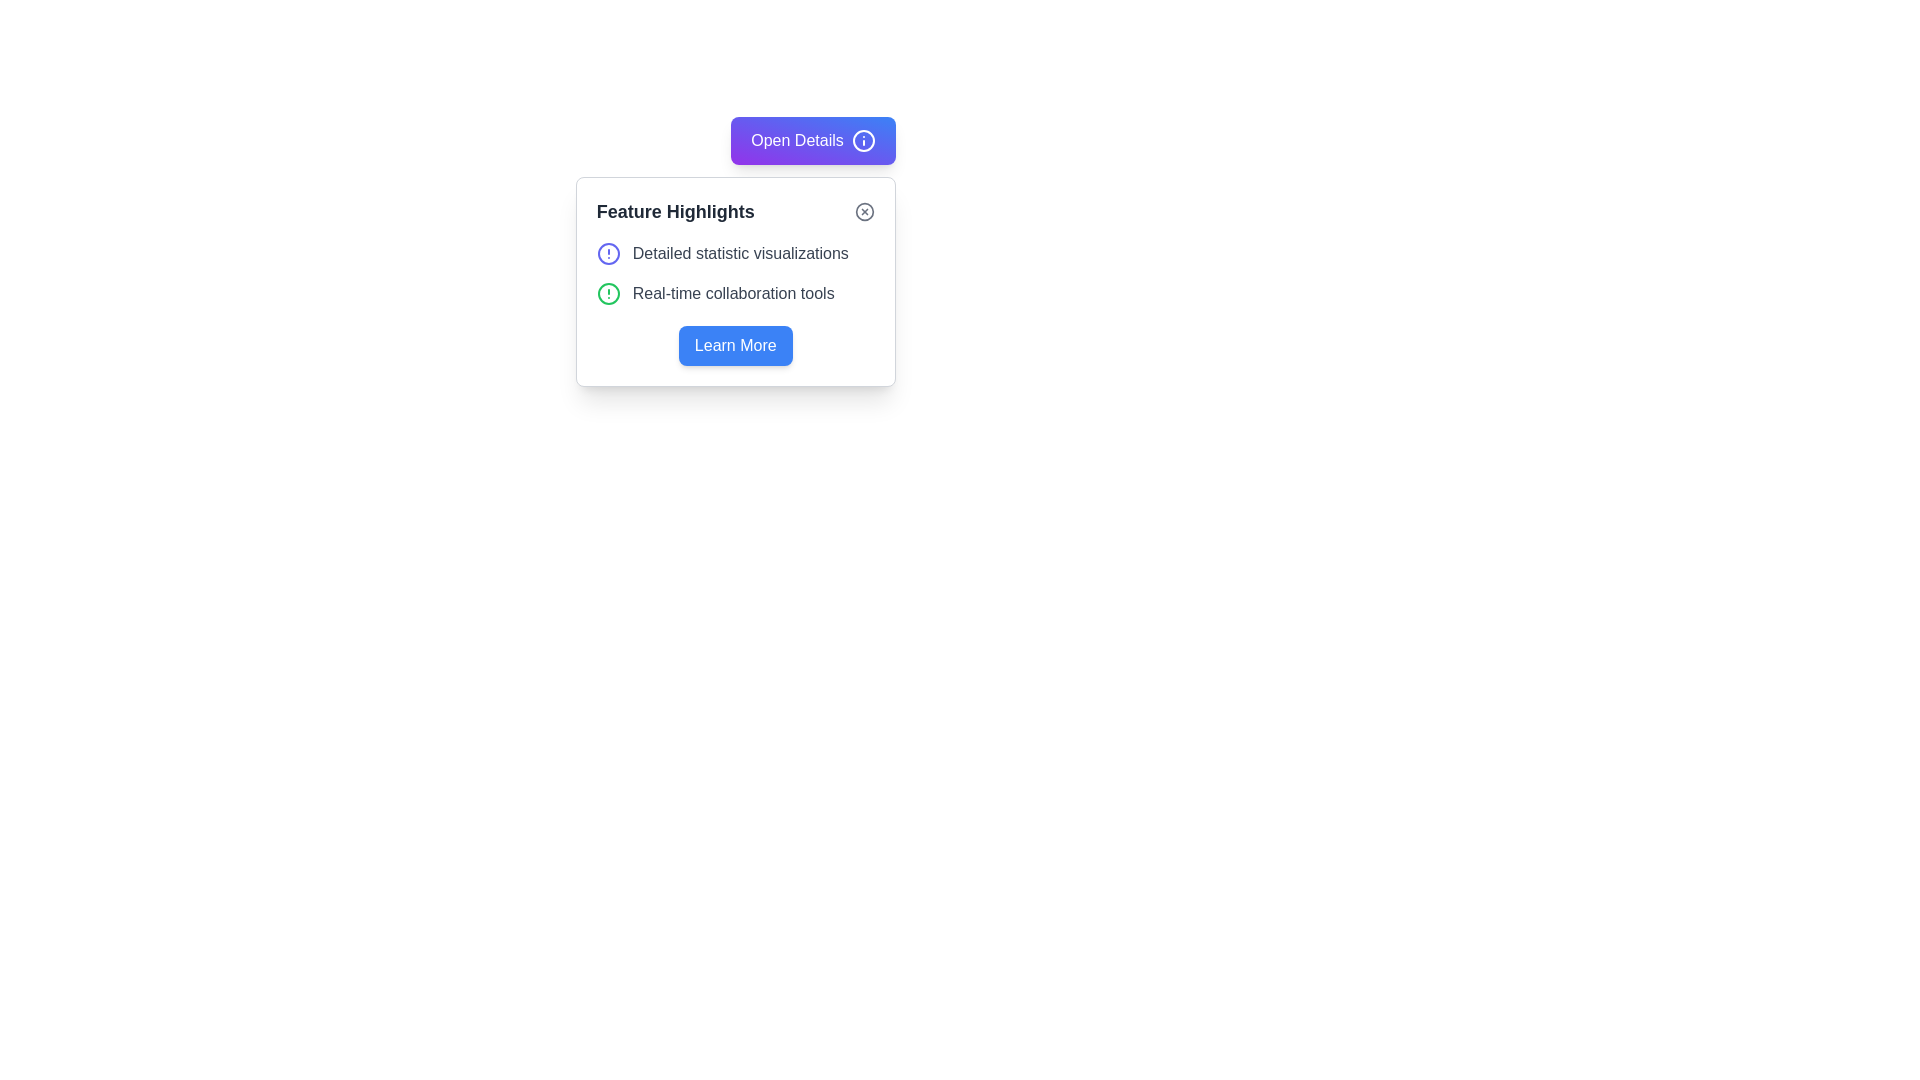  What do you see at coordinates (863, 140) in the screenshot?
I see `the 'Open Details' button which contains the information icon on the far right` at bounding box center [863, 140].